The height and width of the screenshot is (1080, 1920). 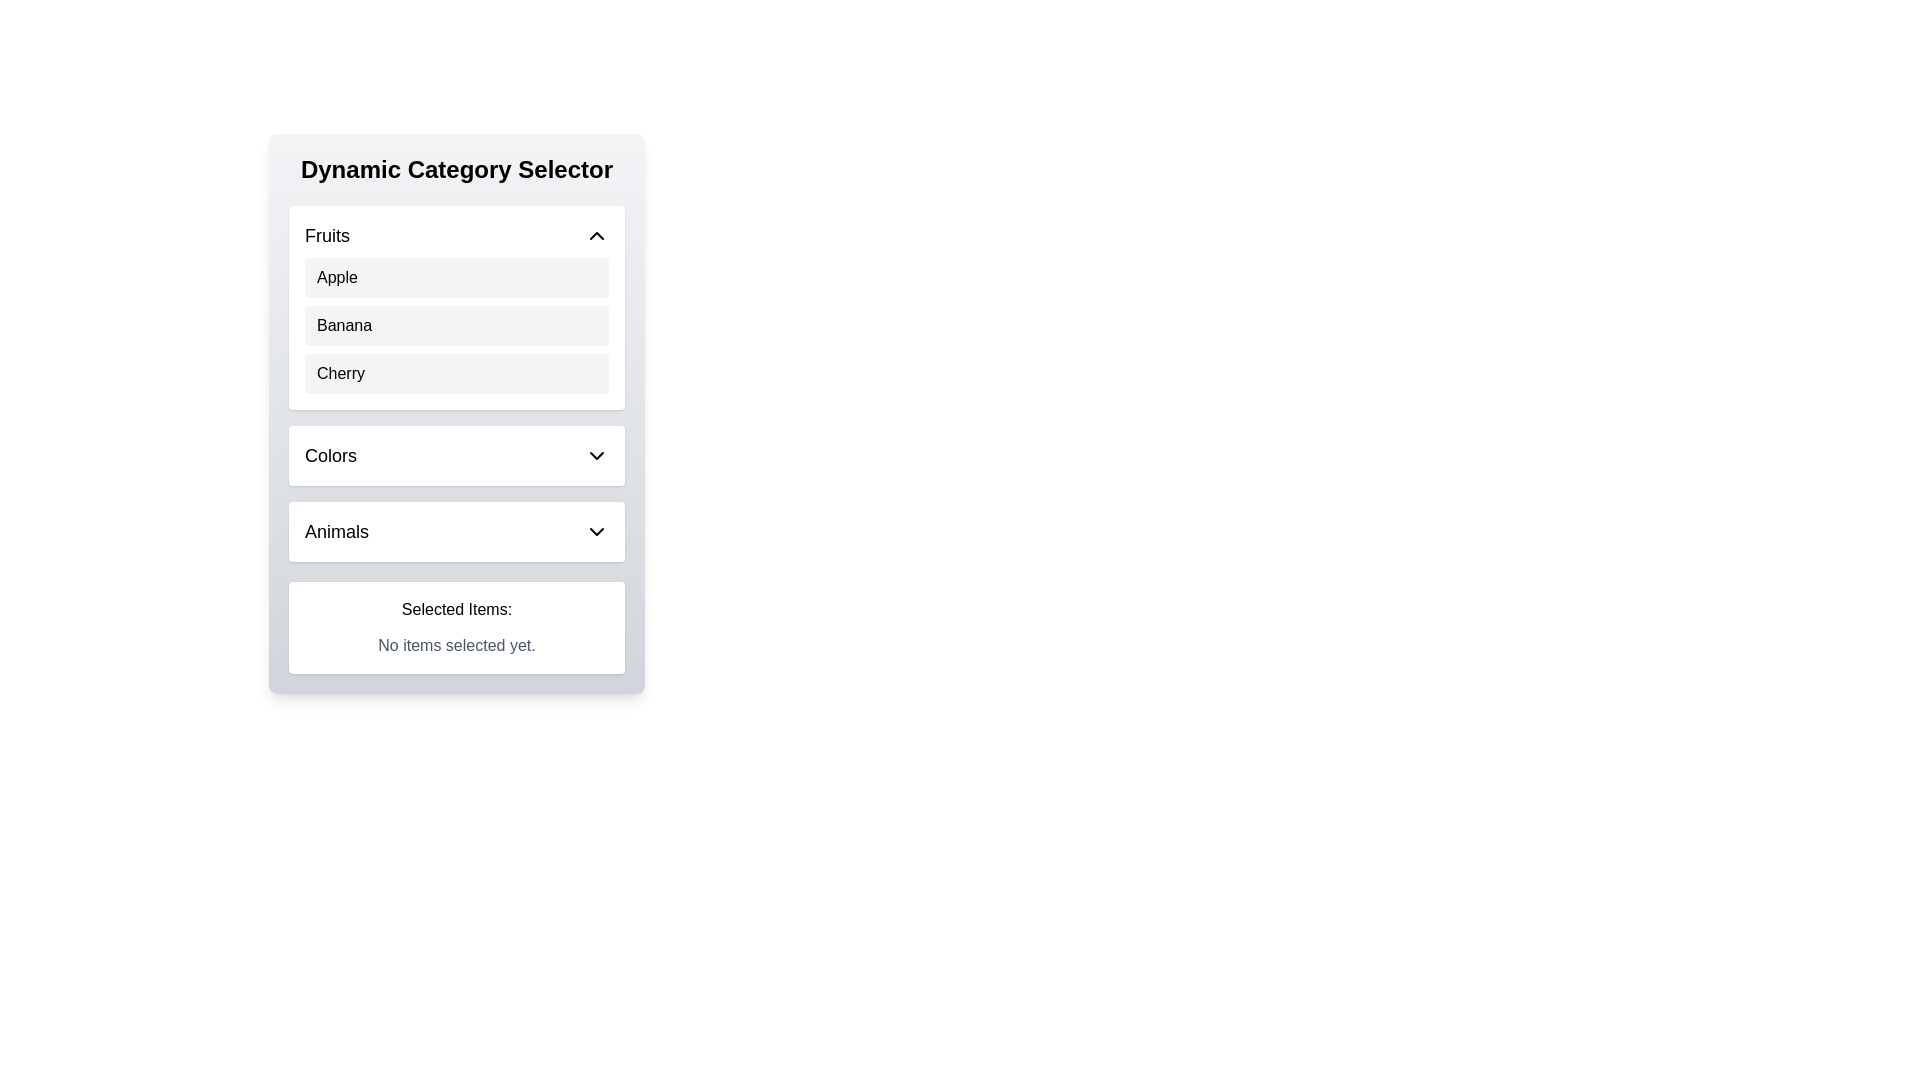 What do you see at coordinates (327, 234) in the screenshot?
I see `the 'Fruits' category header label in the 'Dynamic Category Selector' interface, which is positioned at the top of the 'Fruits' expandable section` at bounding box center [327, 234].